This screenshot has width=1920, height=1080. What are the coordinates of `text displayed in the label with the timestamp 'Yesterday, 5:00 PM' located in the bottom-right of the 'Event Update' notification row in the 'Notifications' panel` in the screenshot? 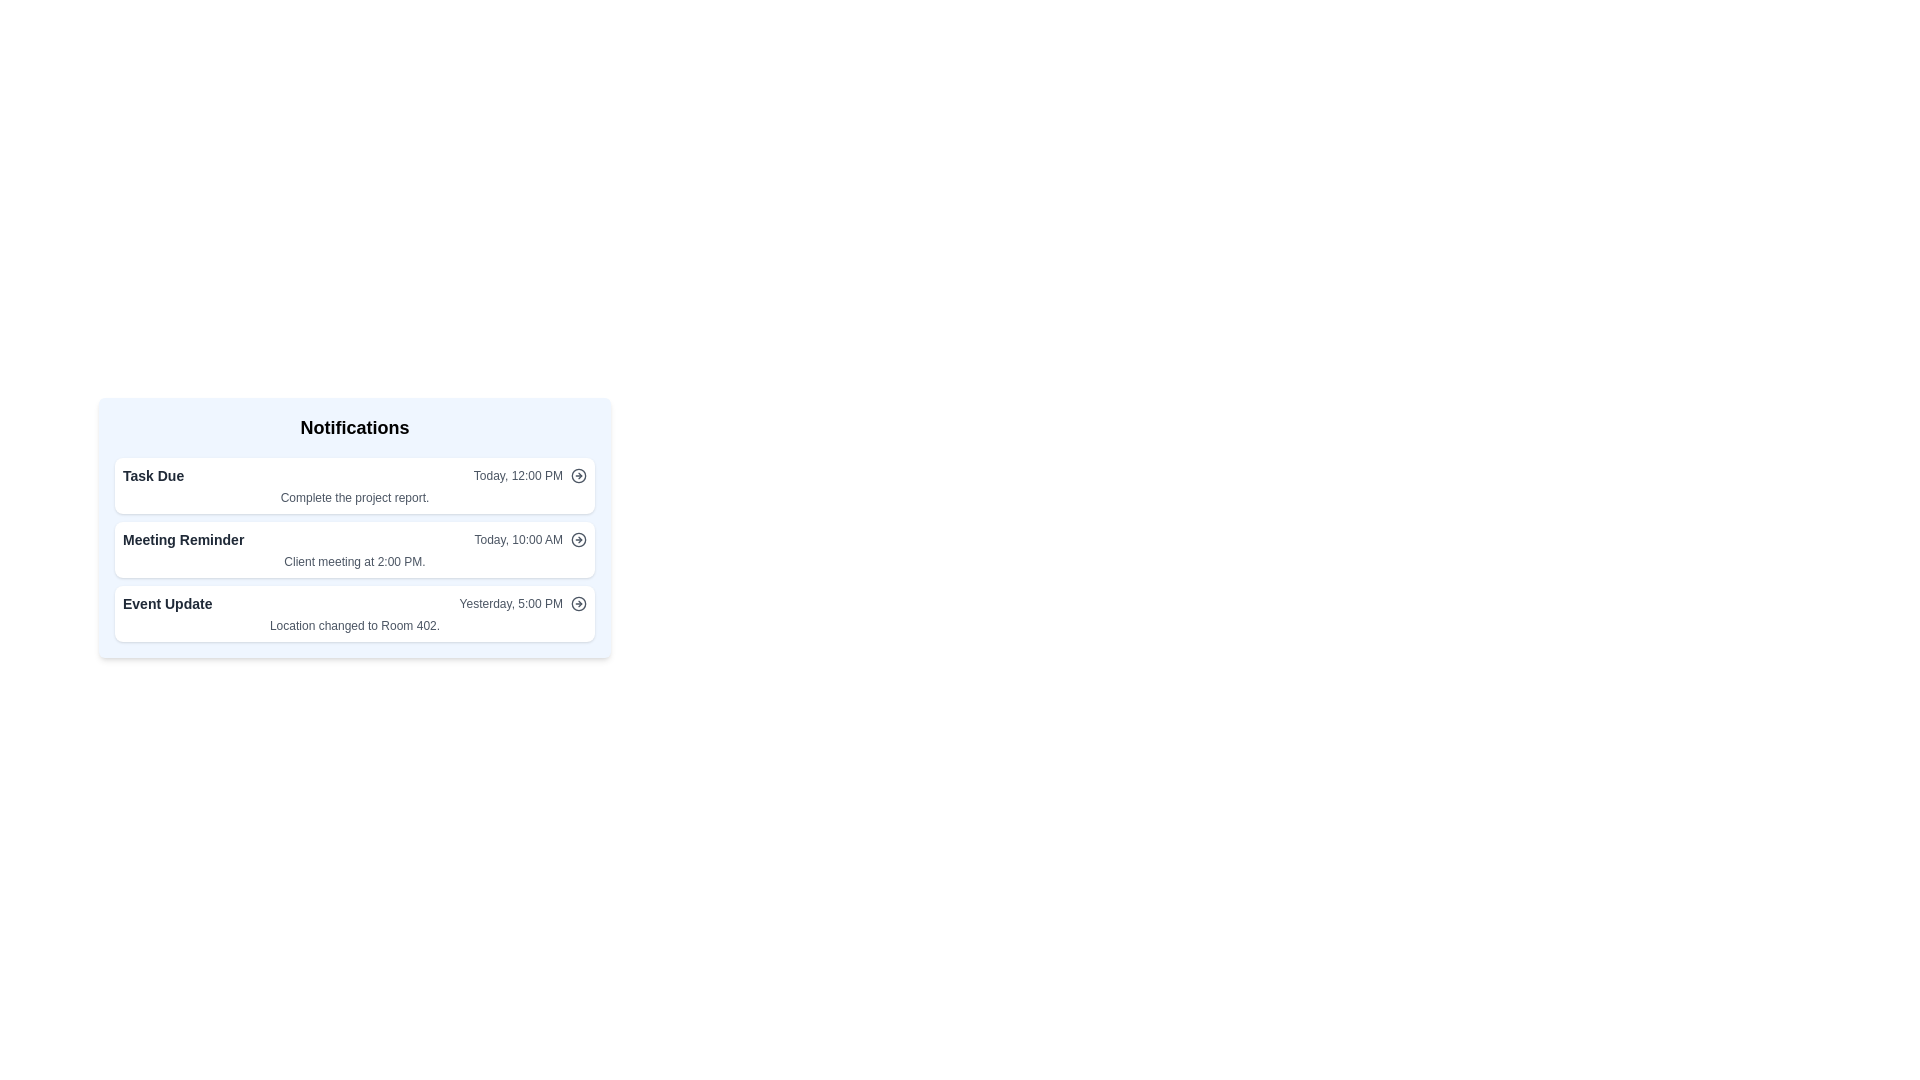 It's located at (523, 603).